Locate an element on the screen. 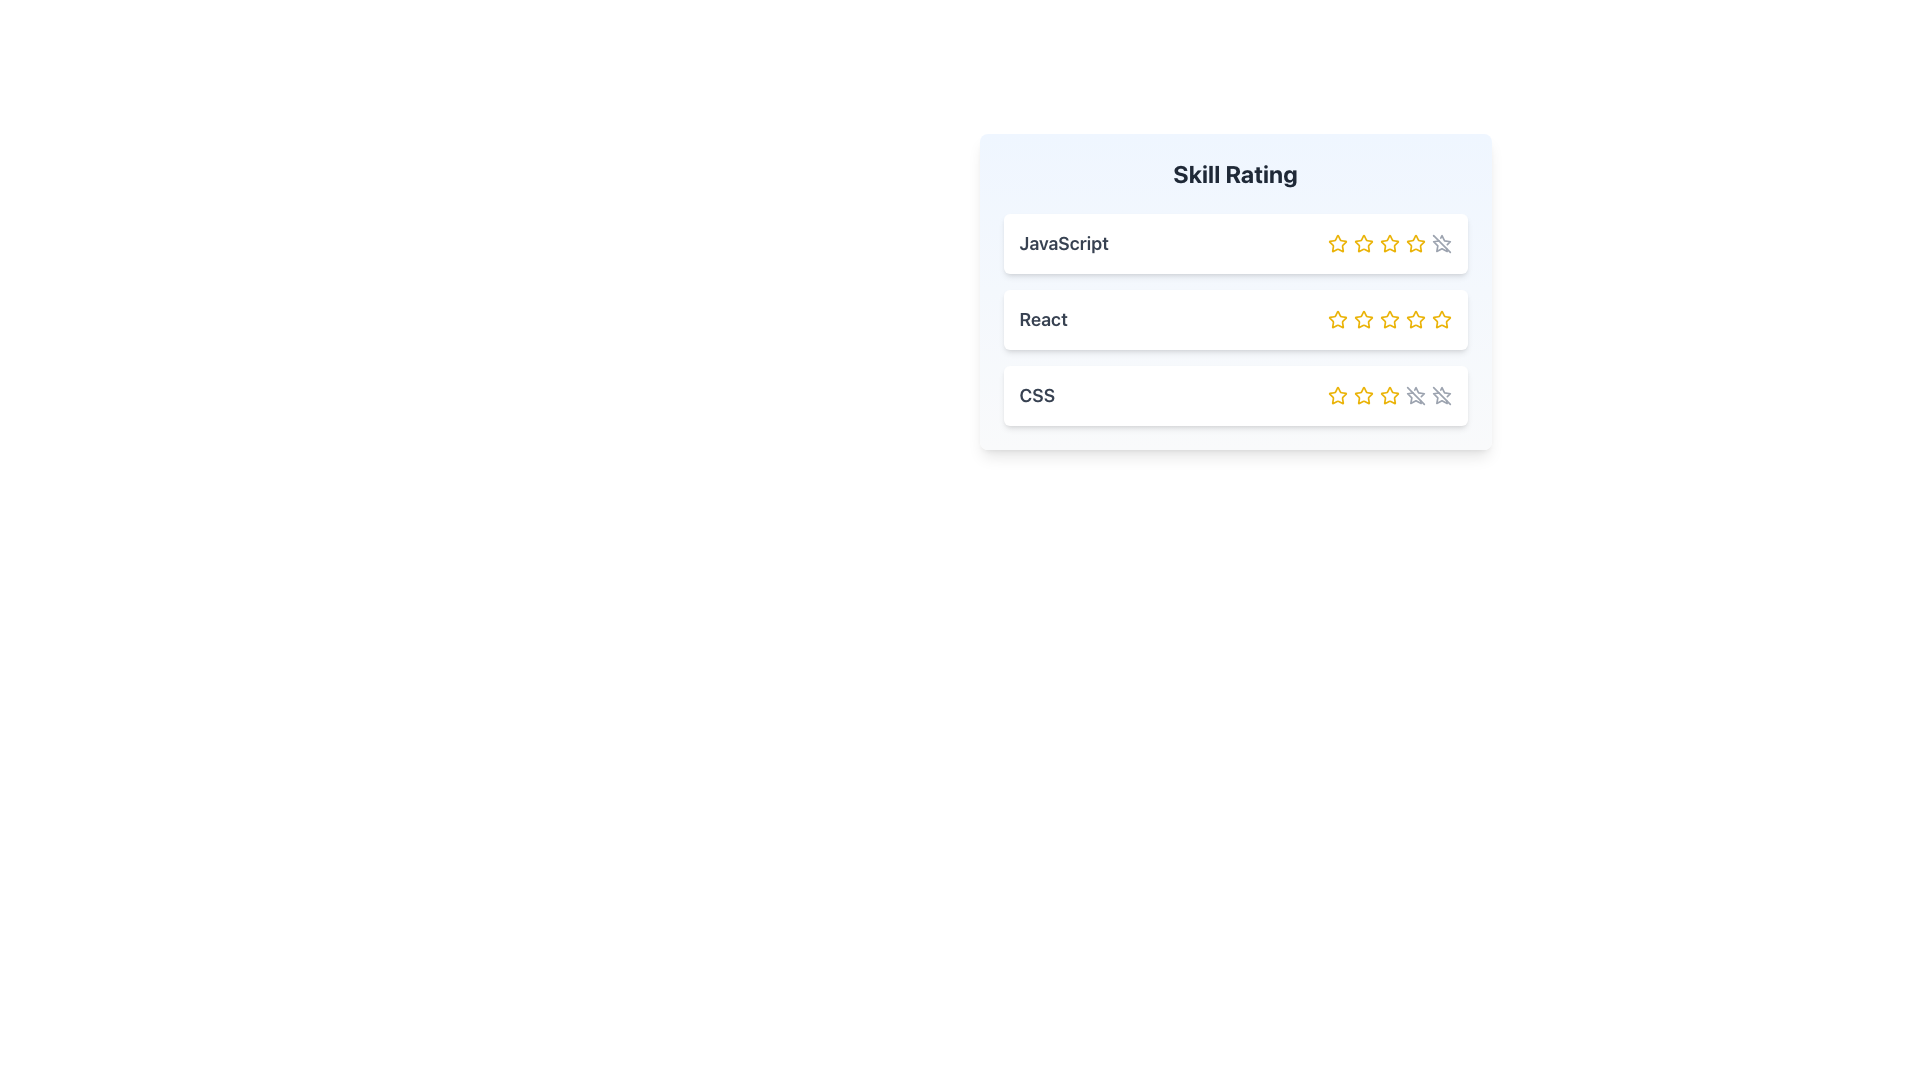 Image resolution: width=1920 pixels, height=1080 pixels. the fourth star in the rating section of the 'React' row, which is part of a rating system is located at coordinates (1414, 319).